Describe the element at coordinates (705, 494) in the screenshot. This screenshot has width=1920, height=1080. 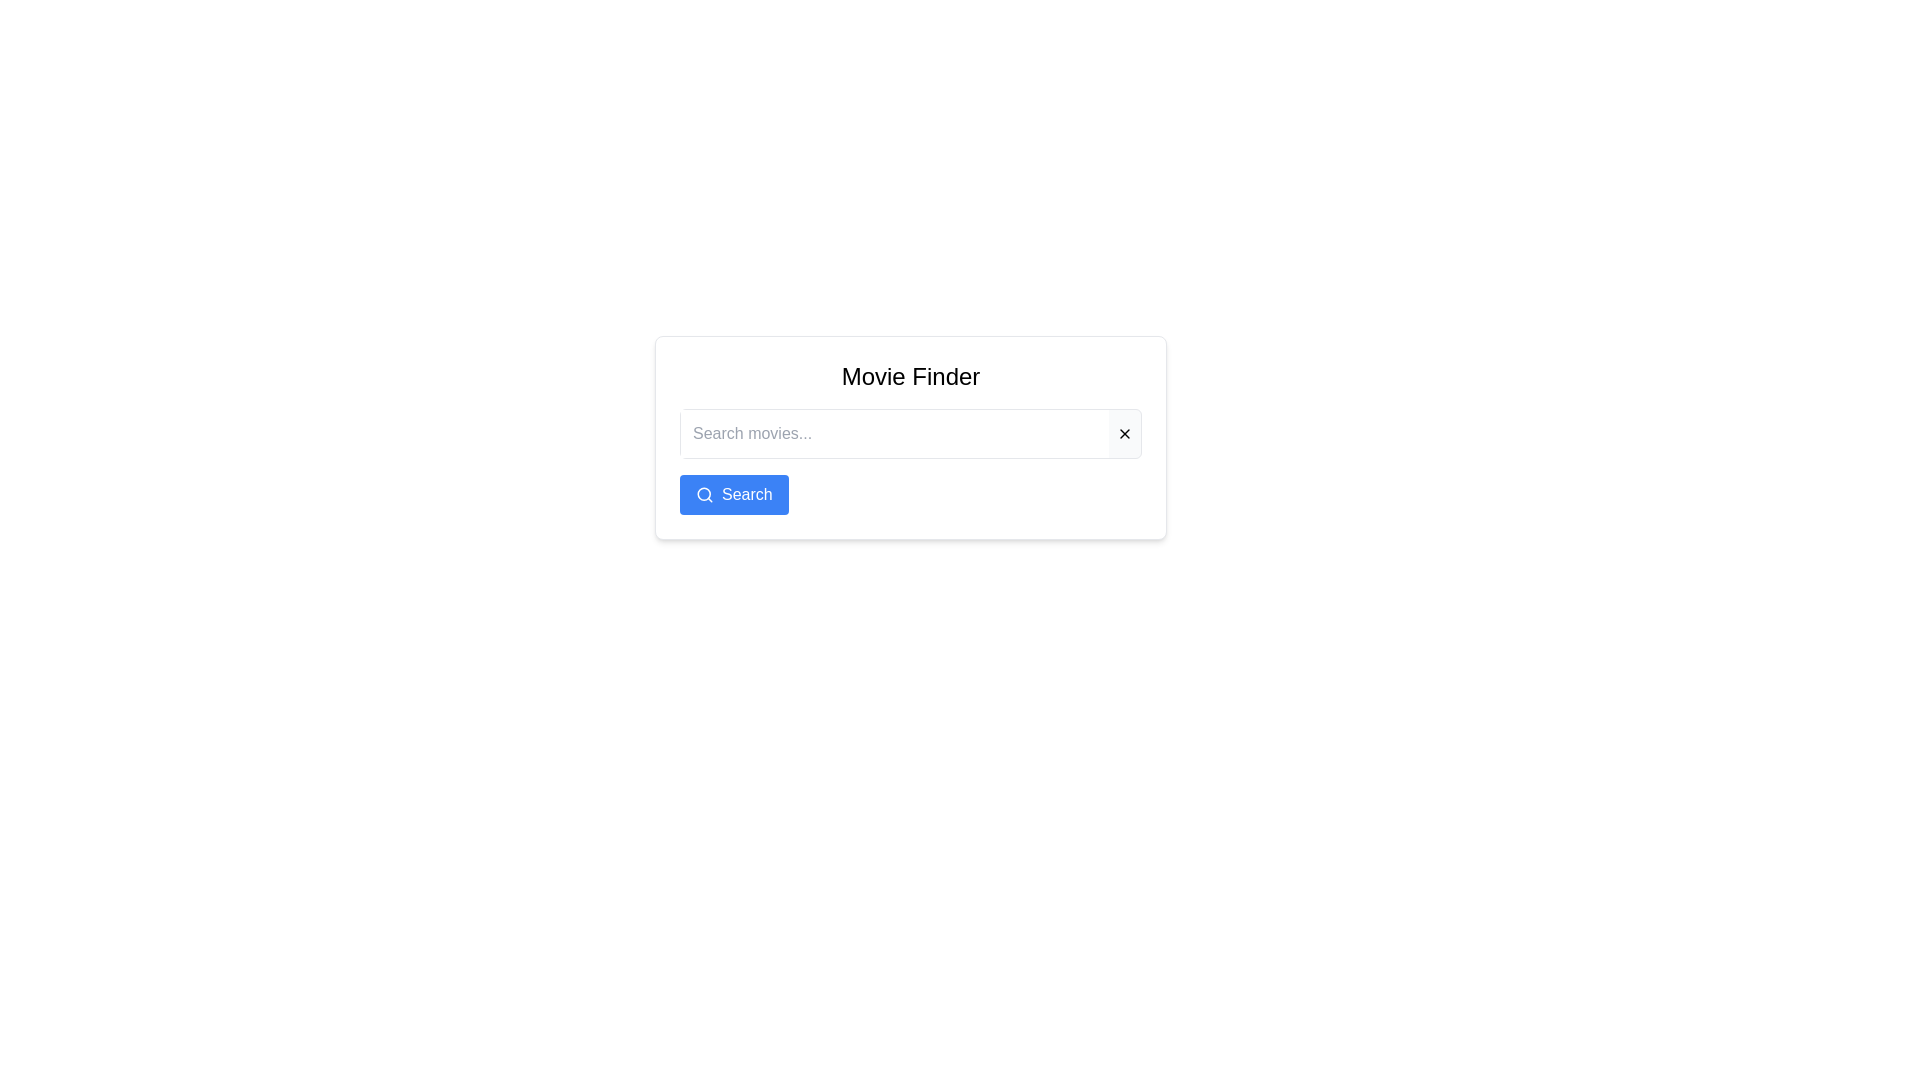
I see `the magnifying glass icon located within the blue 'Search' button in the lower right corner of the search interface` at that location.